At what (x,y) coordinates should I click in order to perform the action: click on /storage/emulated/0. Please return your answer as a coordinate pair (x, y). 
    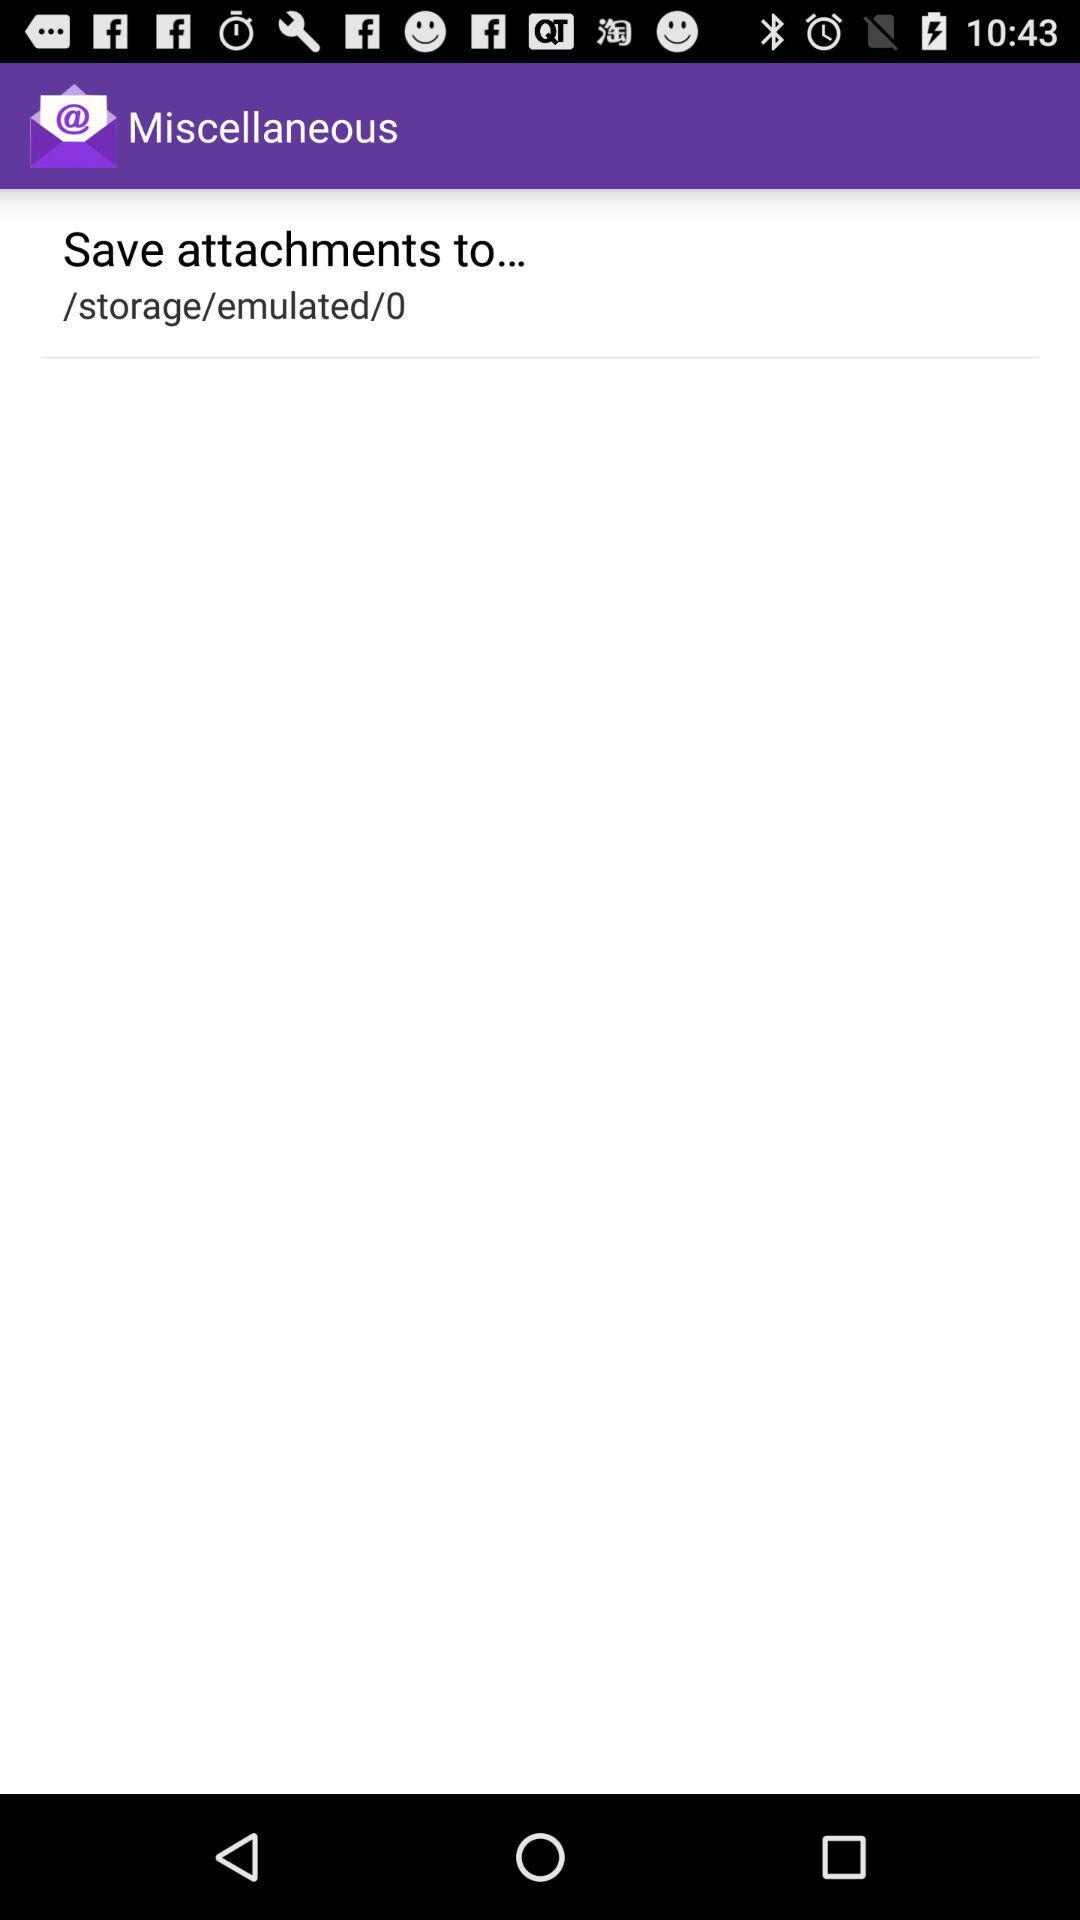
    Looking at the image, I should click on (233, 303).